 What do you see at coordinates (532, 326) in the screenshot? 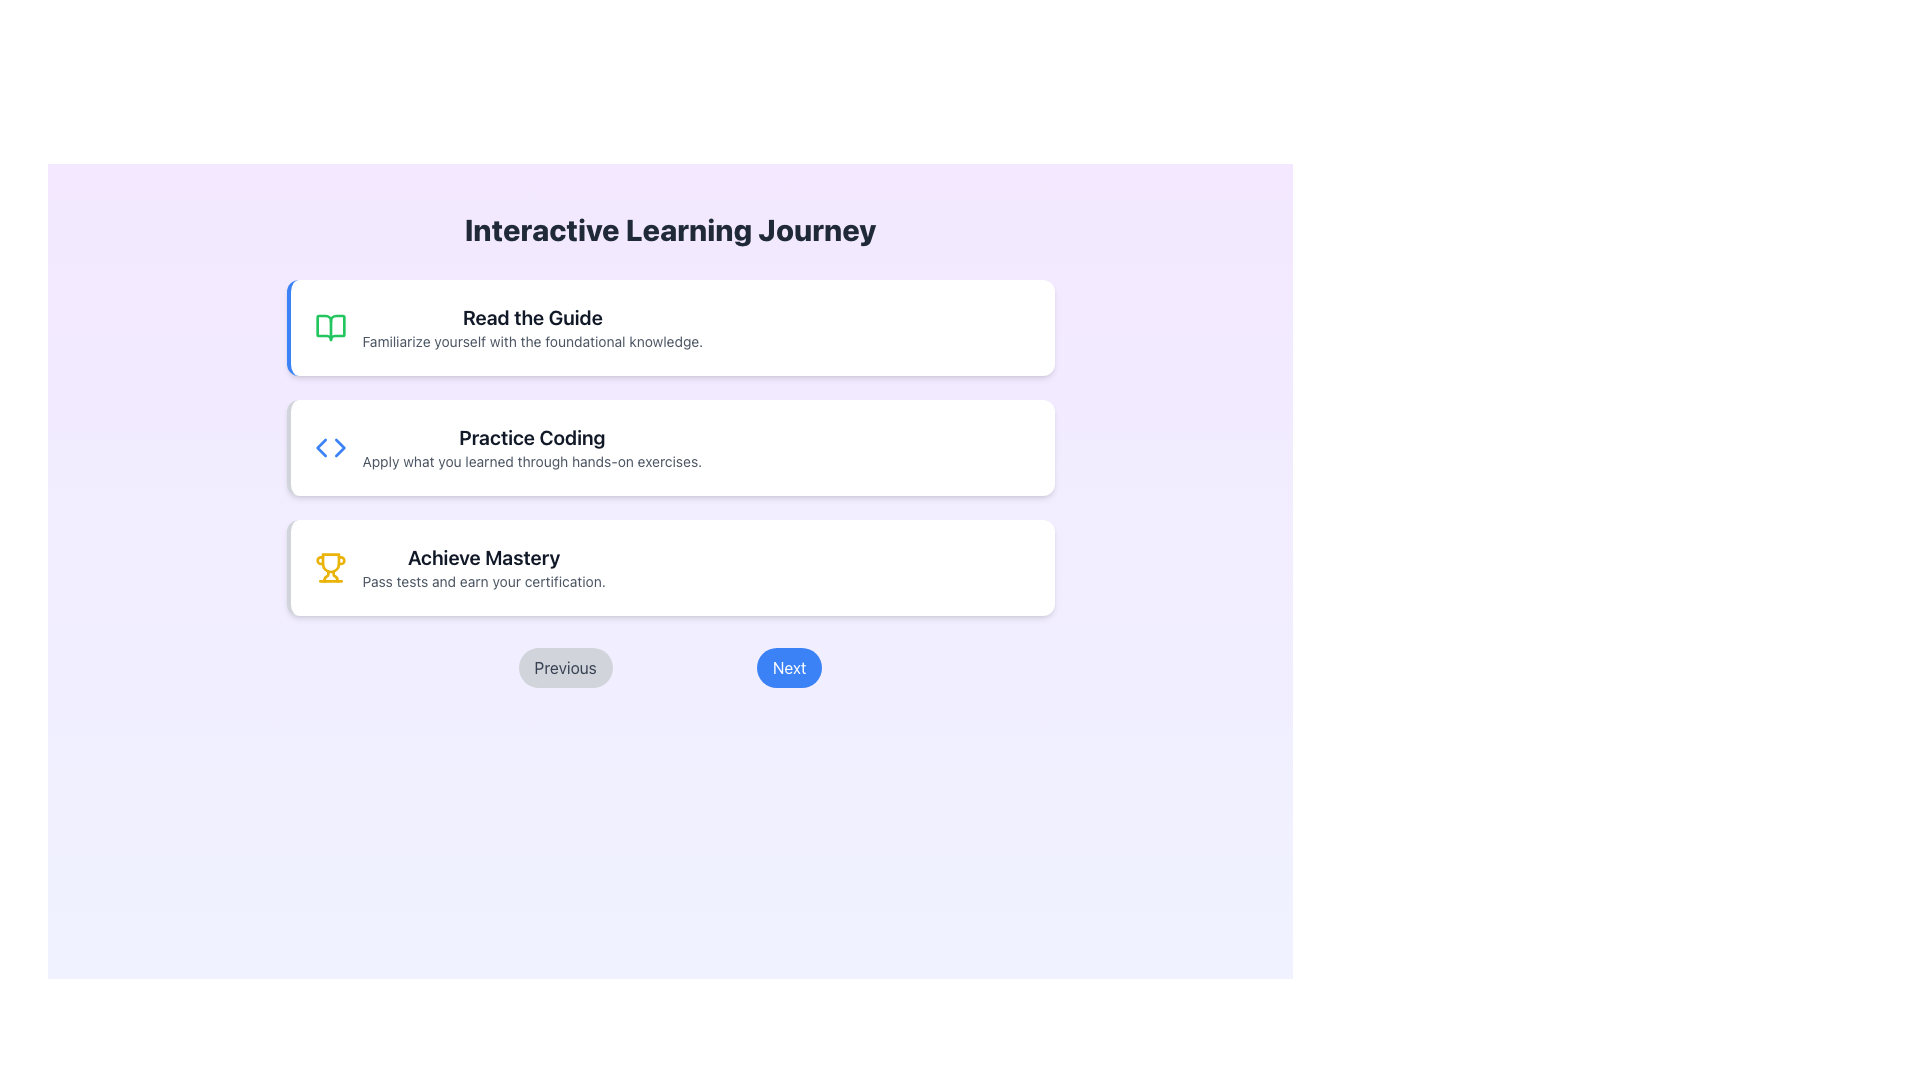
I see `informational title and description displayed in the Text Display Block, which is centrally located beneath the green open book icon and above the 'Practice Coding' and 'Achieve Mastery' sections` at bounding box center [532, 326].